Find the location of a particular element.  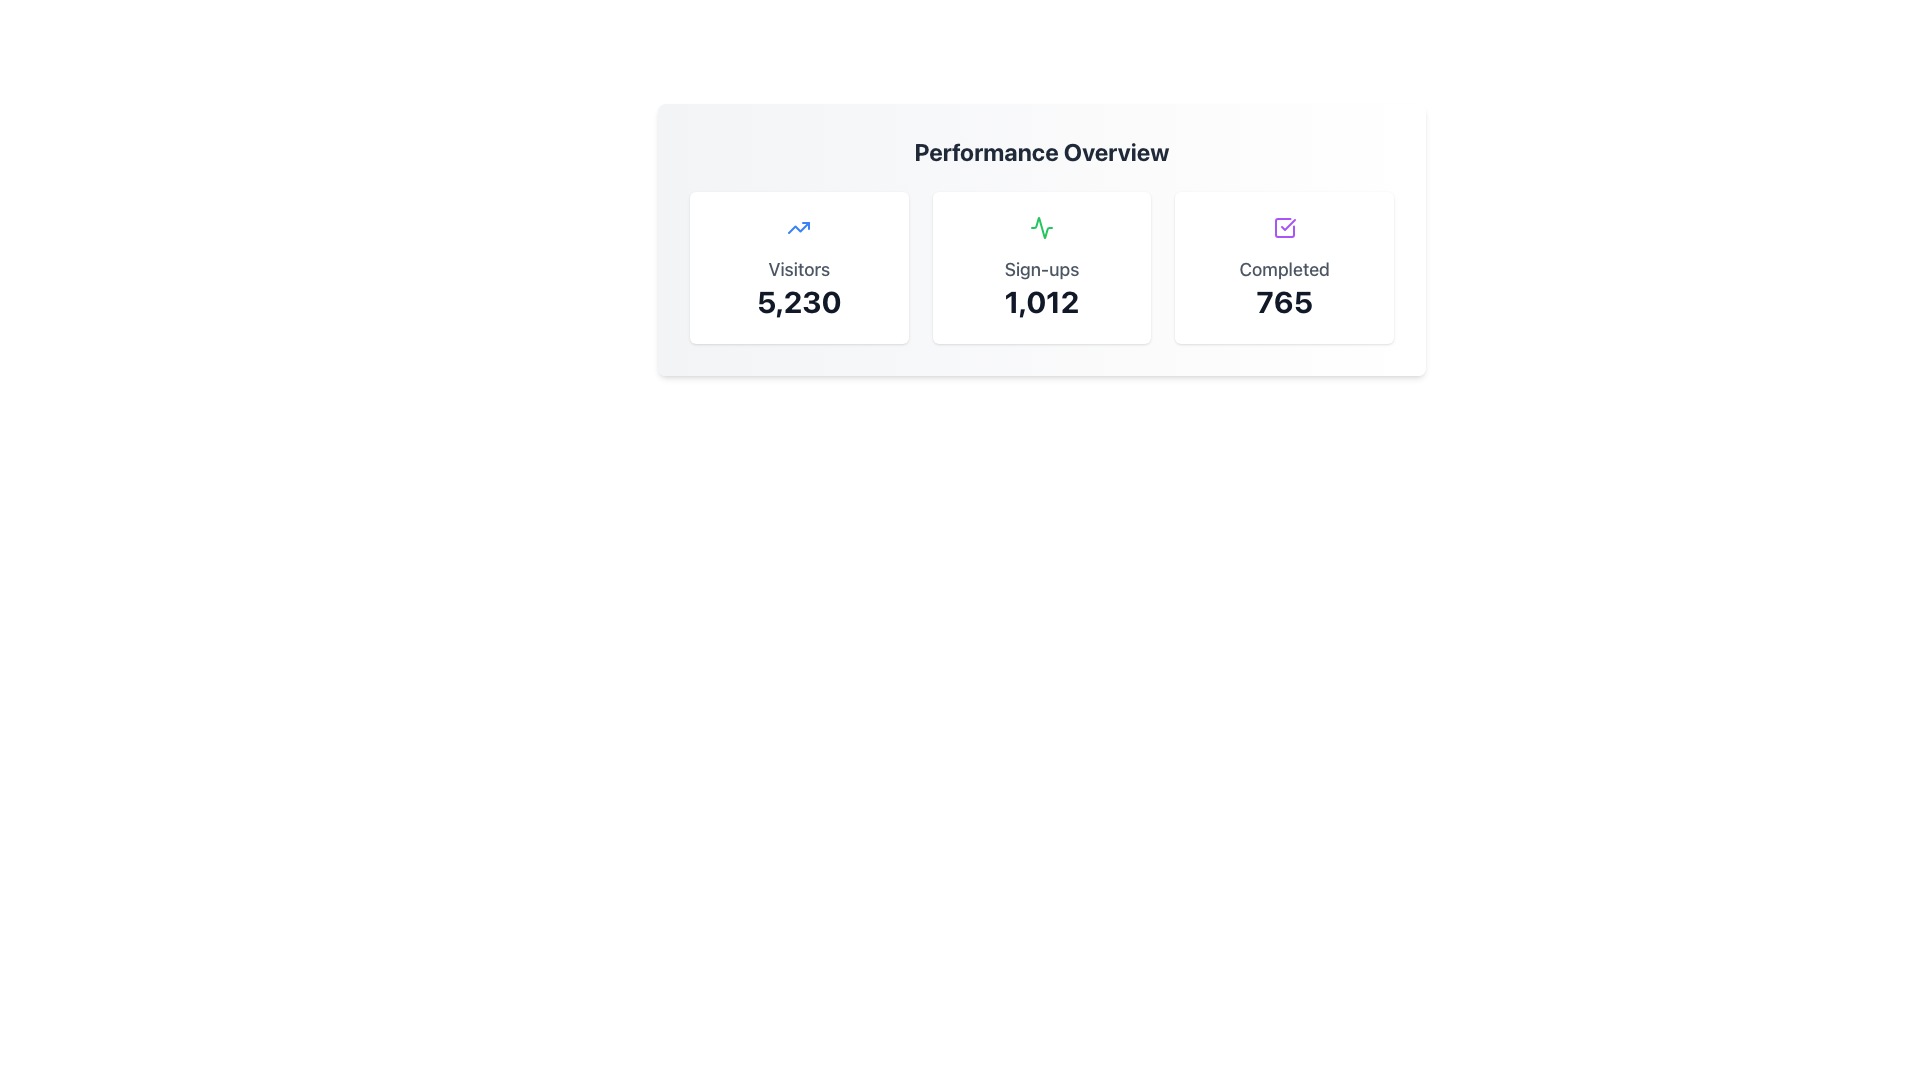

the rightmost informational card that features a purple checked icon, the label 'Completed' in gray text, and the number '765' in bold black font is located at coordinates (1284, 266).